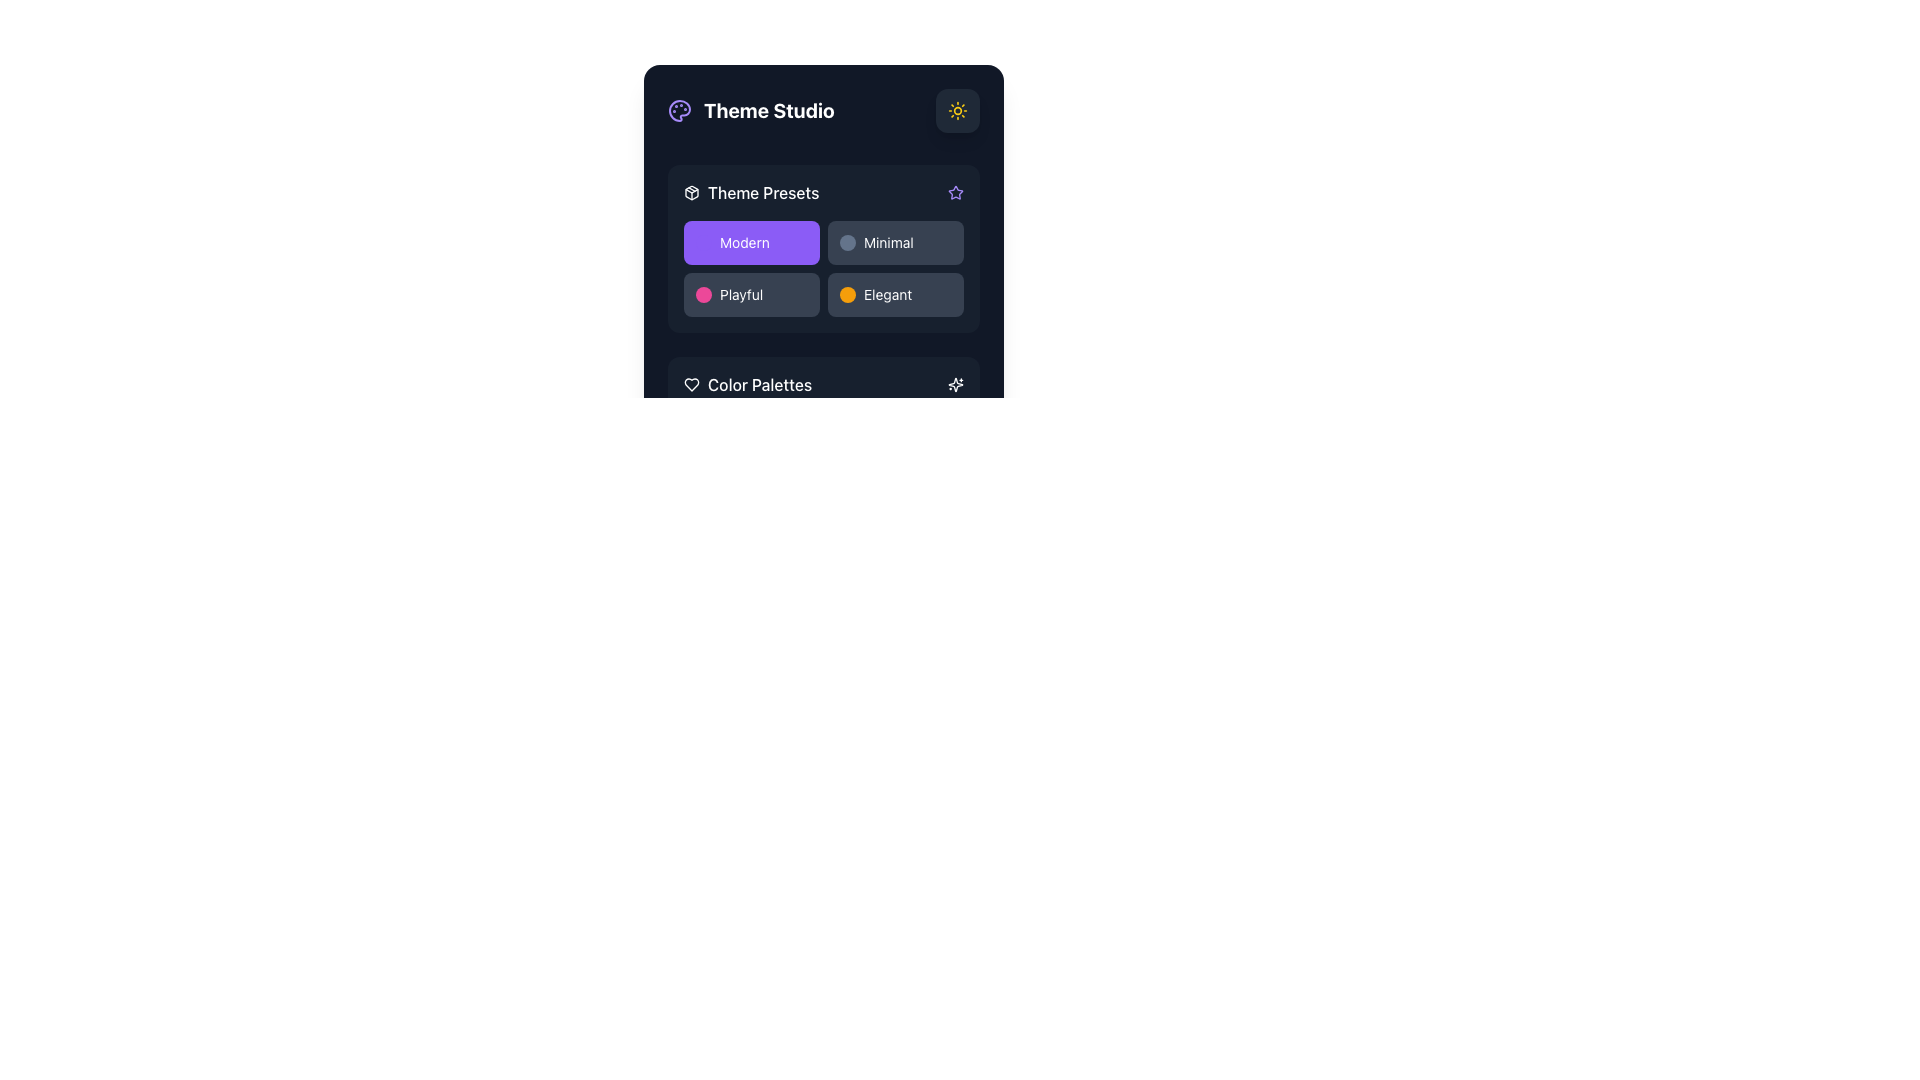 This screenshot has height=1080, width=1920. Describe the element at coordinates (704, 294) in the screenshot. I see `the small vibrant pink circular icon located to the left of the text 'Playful' within the 'Theme Presets' area` at that location.